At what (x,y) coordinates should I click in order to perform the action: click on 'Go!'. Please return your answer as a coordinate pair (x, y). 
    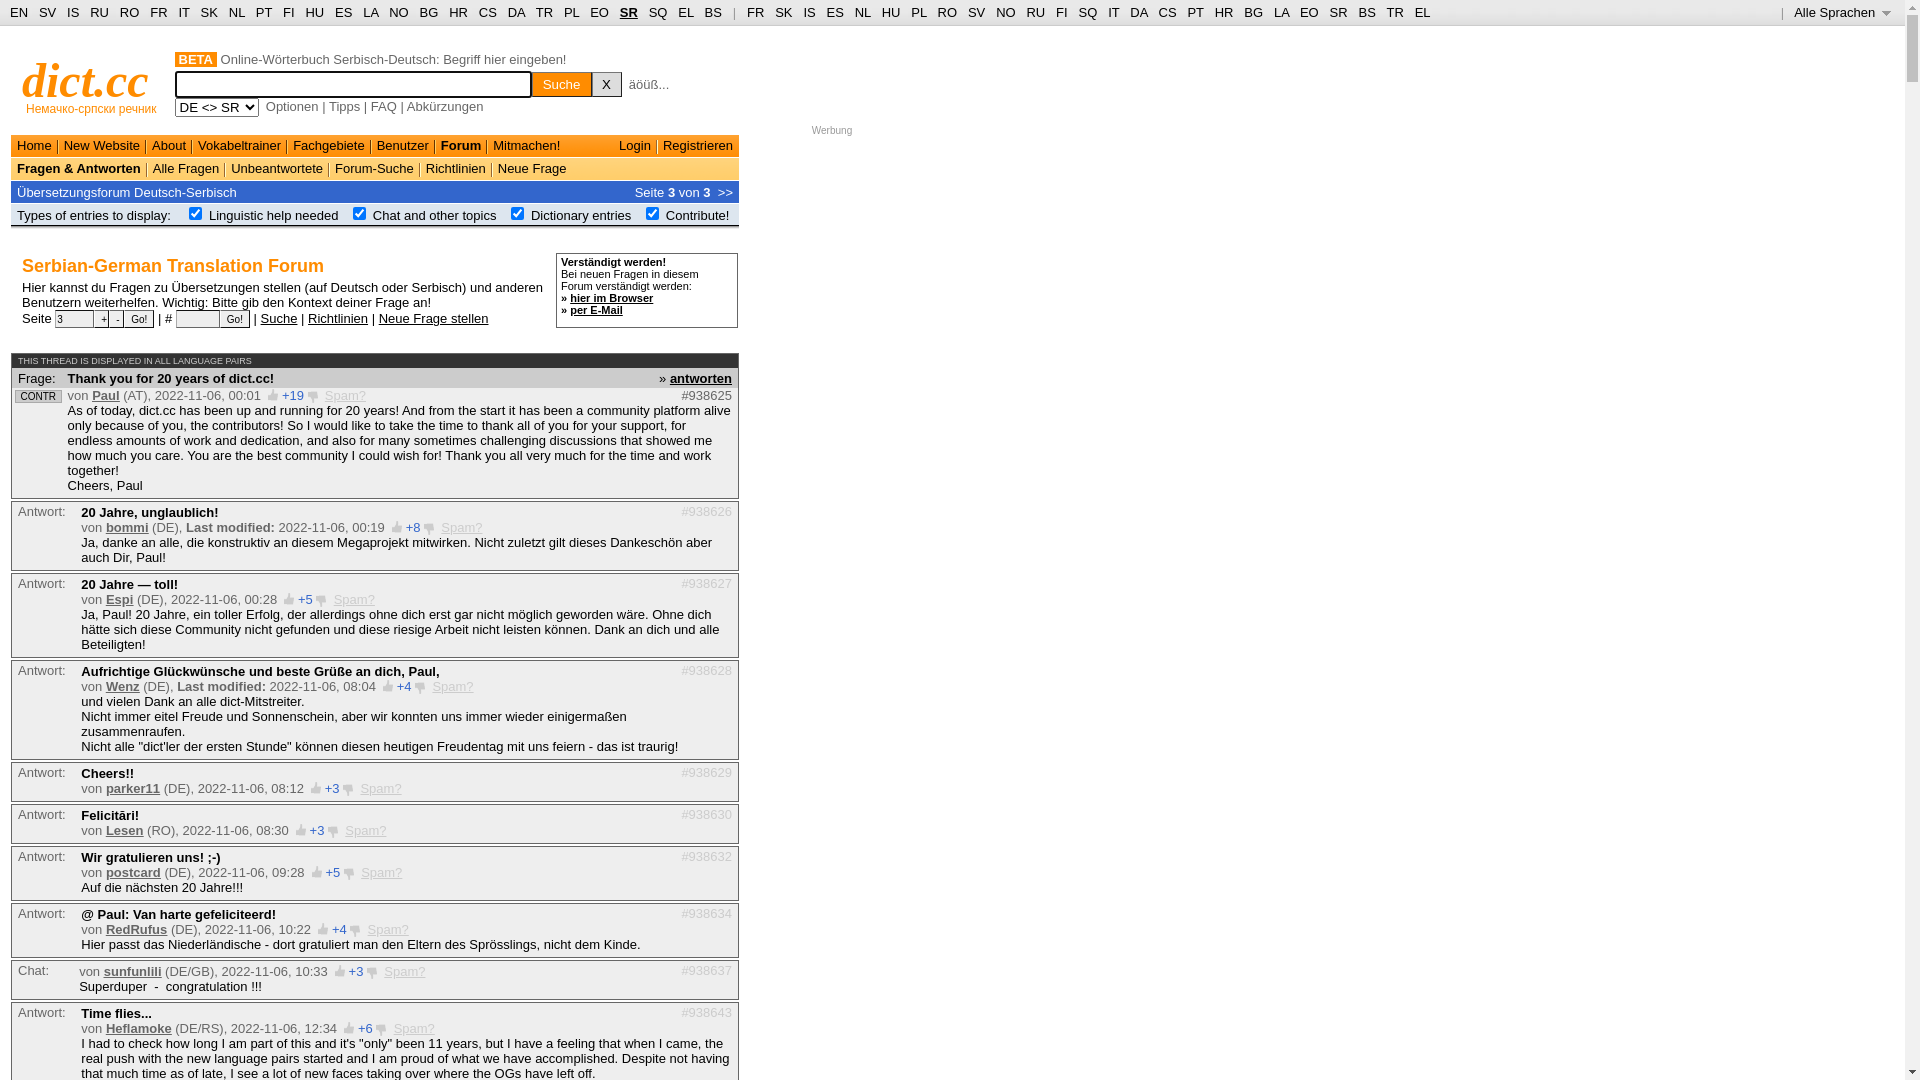
    Looking at the image, I should click on (138, 318).